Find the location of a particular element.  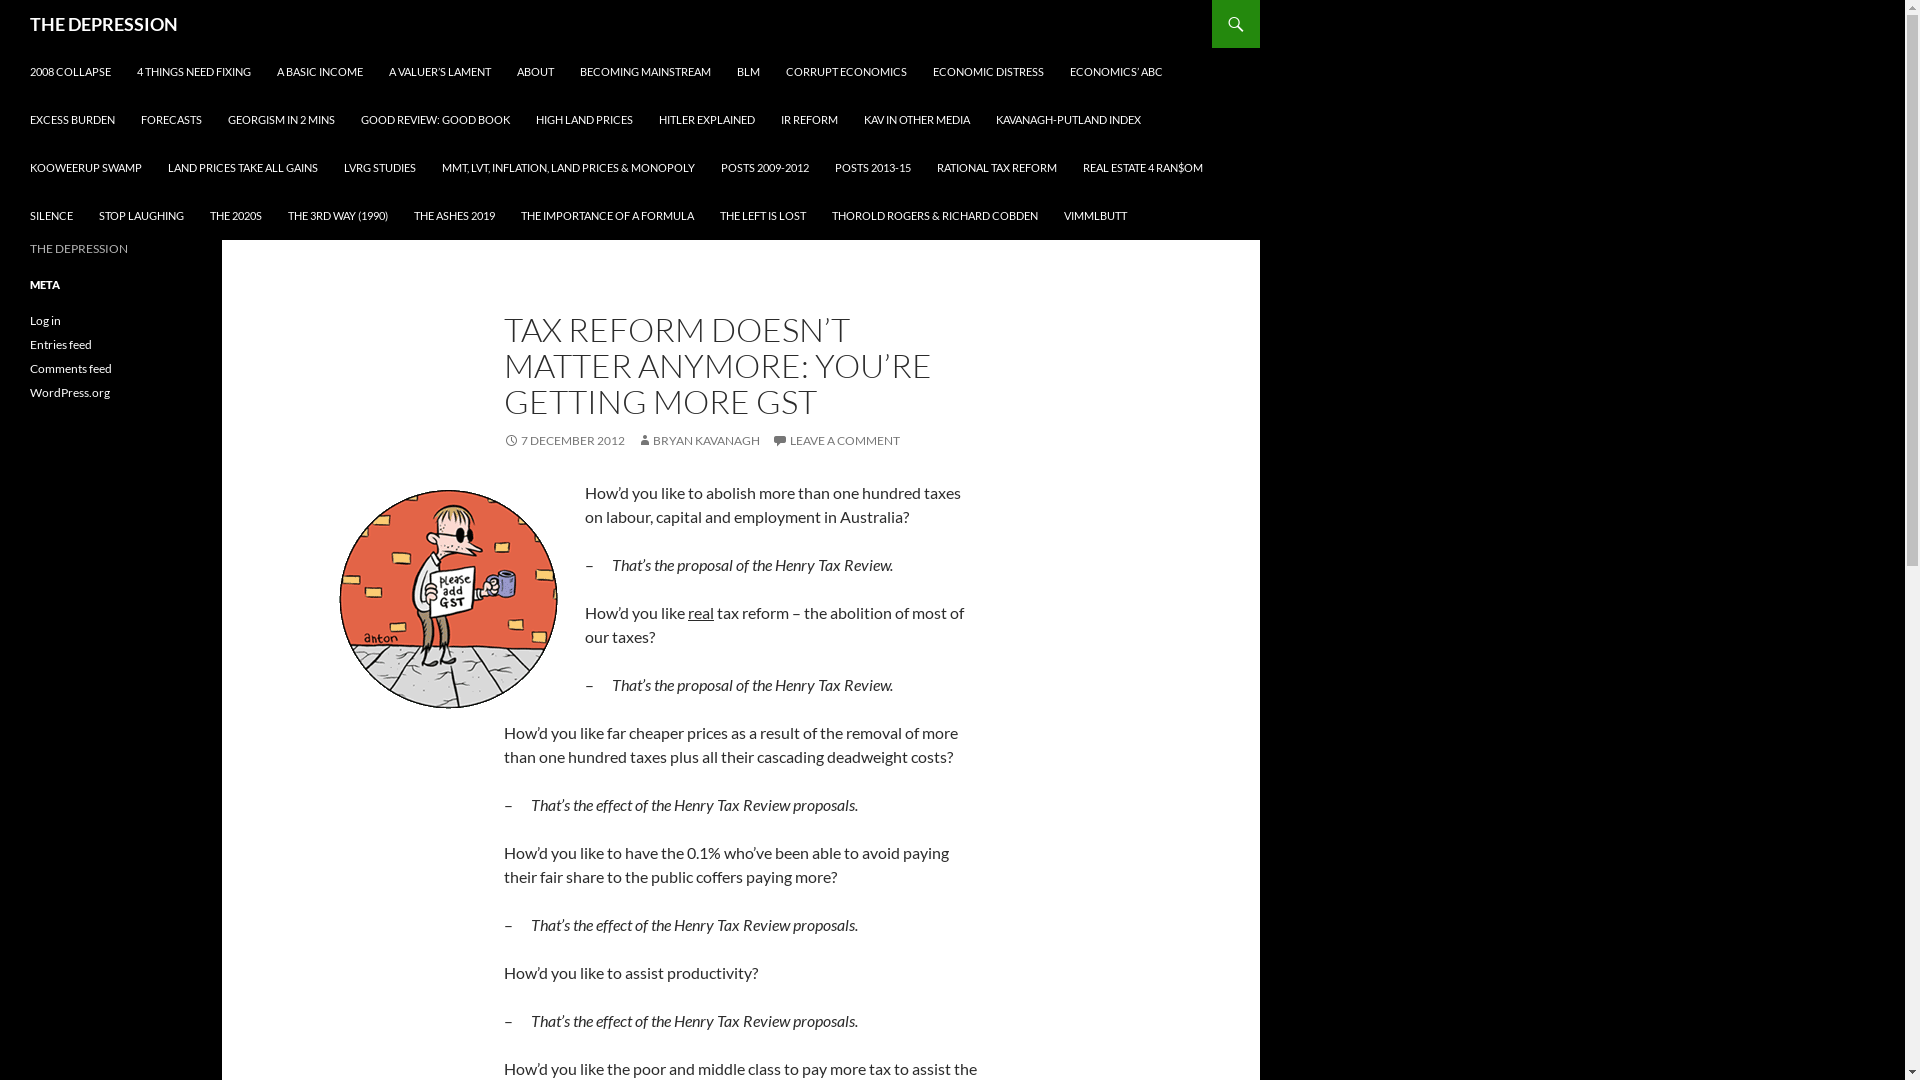

'THE IMPORTANCE OF A FORMULA' is located at coordinates (606, 216).